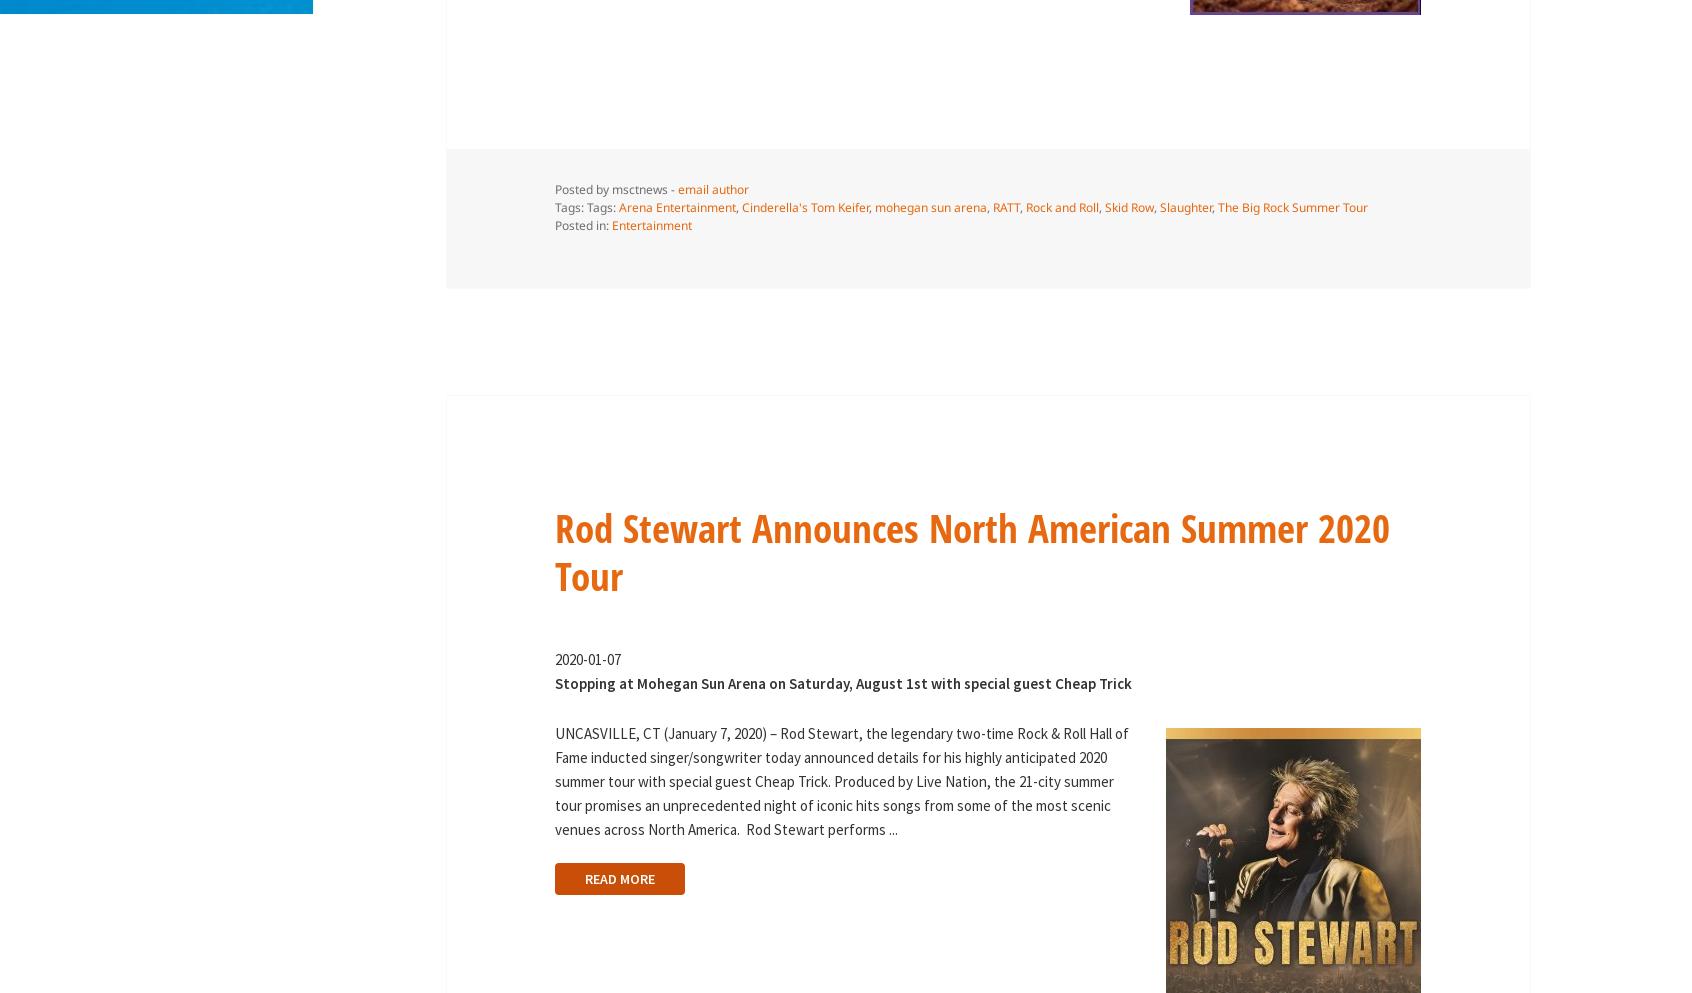  What do you see at coordinates (553, 779) in the screenshot?
I see `'UNCASVILLE, CT (January 7, 2020) – Rod Stewart, the legendary two-time Rock & Roll Hall of Fame inducted singer/songwriter today announced details for his highly anticipated 2020 summer tour with special guest Cheap Trick. Produced by Live Nation, the 21-city summer tour promises an unprecedented night of iconic hits songs from some of the most scenic venues across North America.  Rod Stewart performs'` at bounding box center [553, 779].